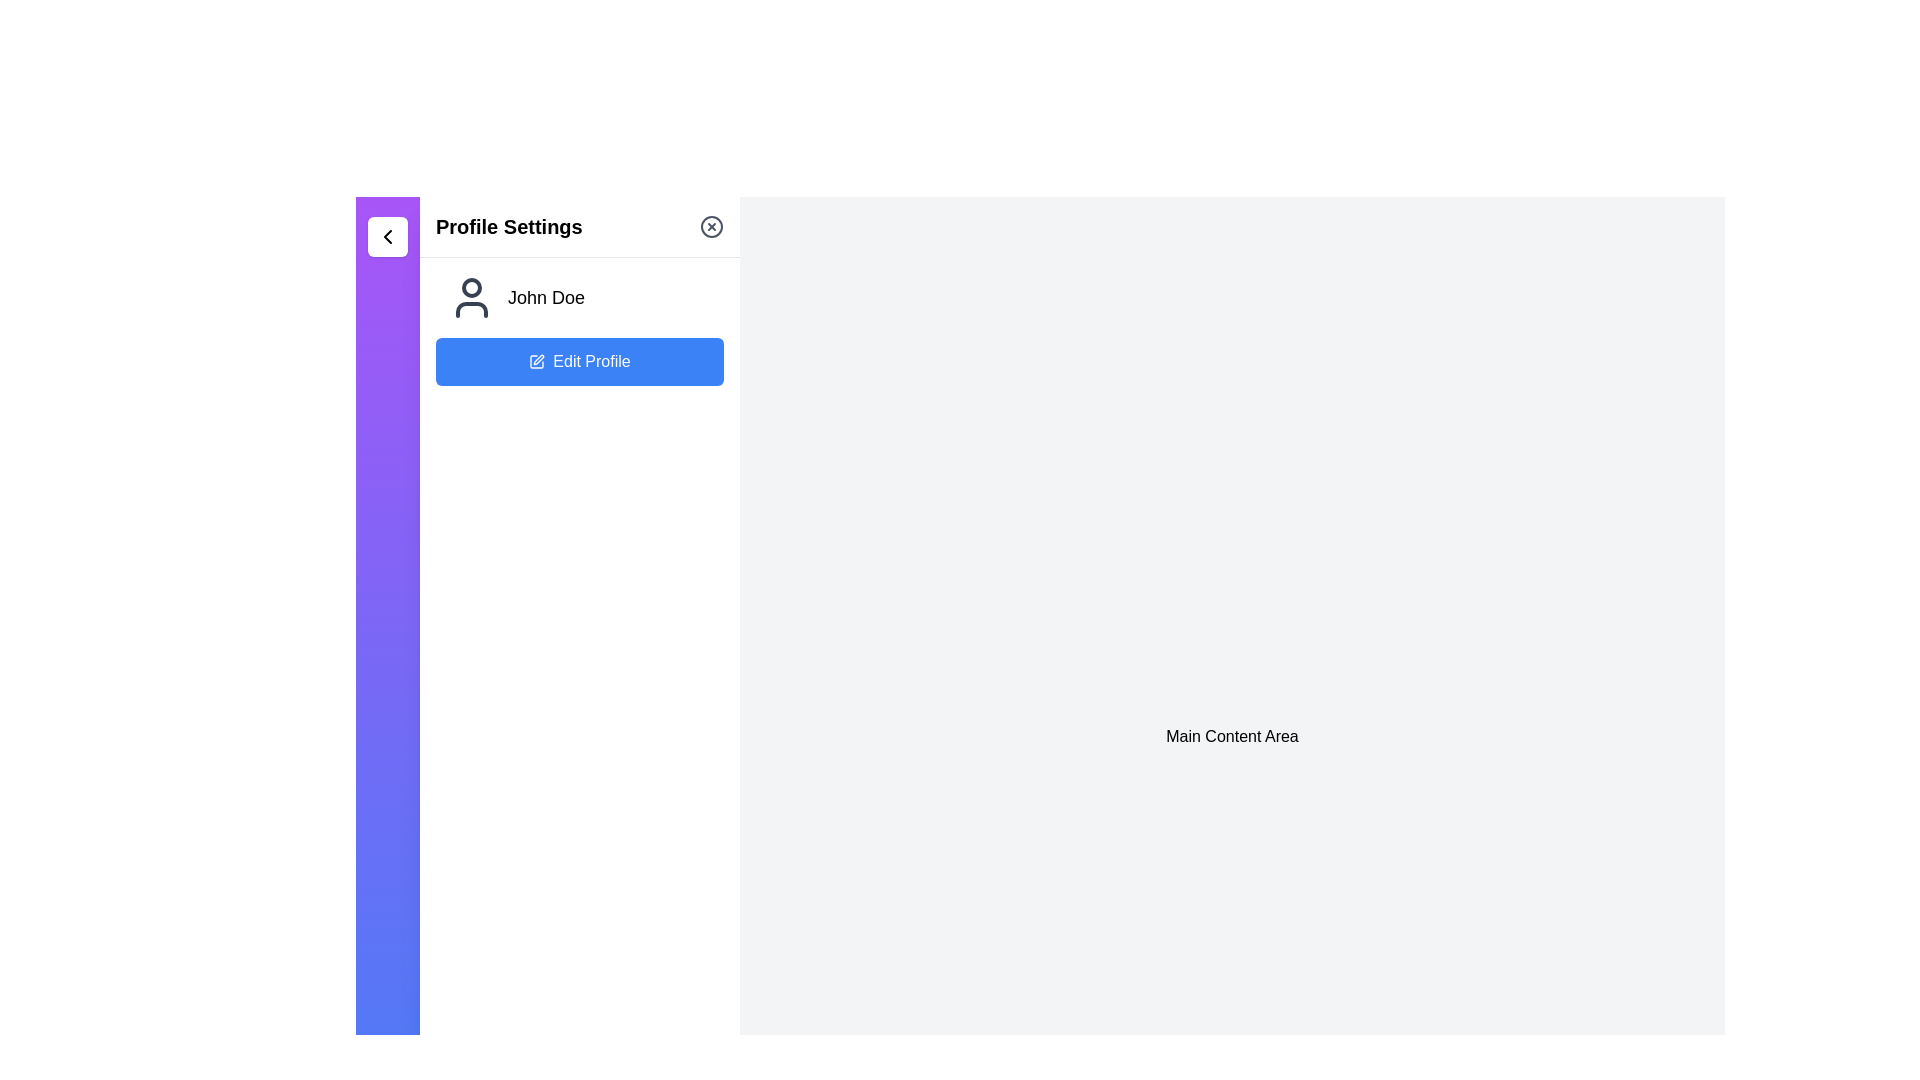 The height and width of the screenshot is (1080, 1920). I want to click on the static text label displaying the user's name, which is located in the left panel below the 'Profile Settings' header and to the right of the user icon, so click(546, 297).